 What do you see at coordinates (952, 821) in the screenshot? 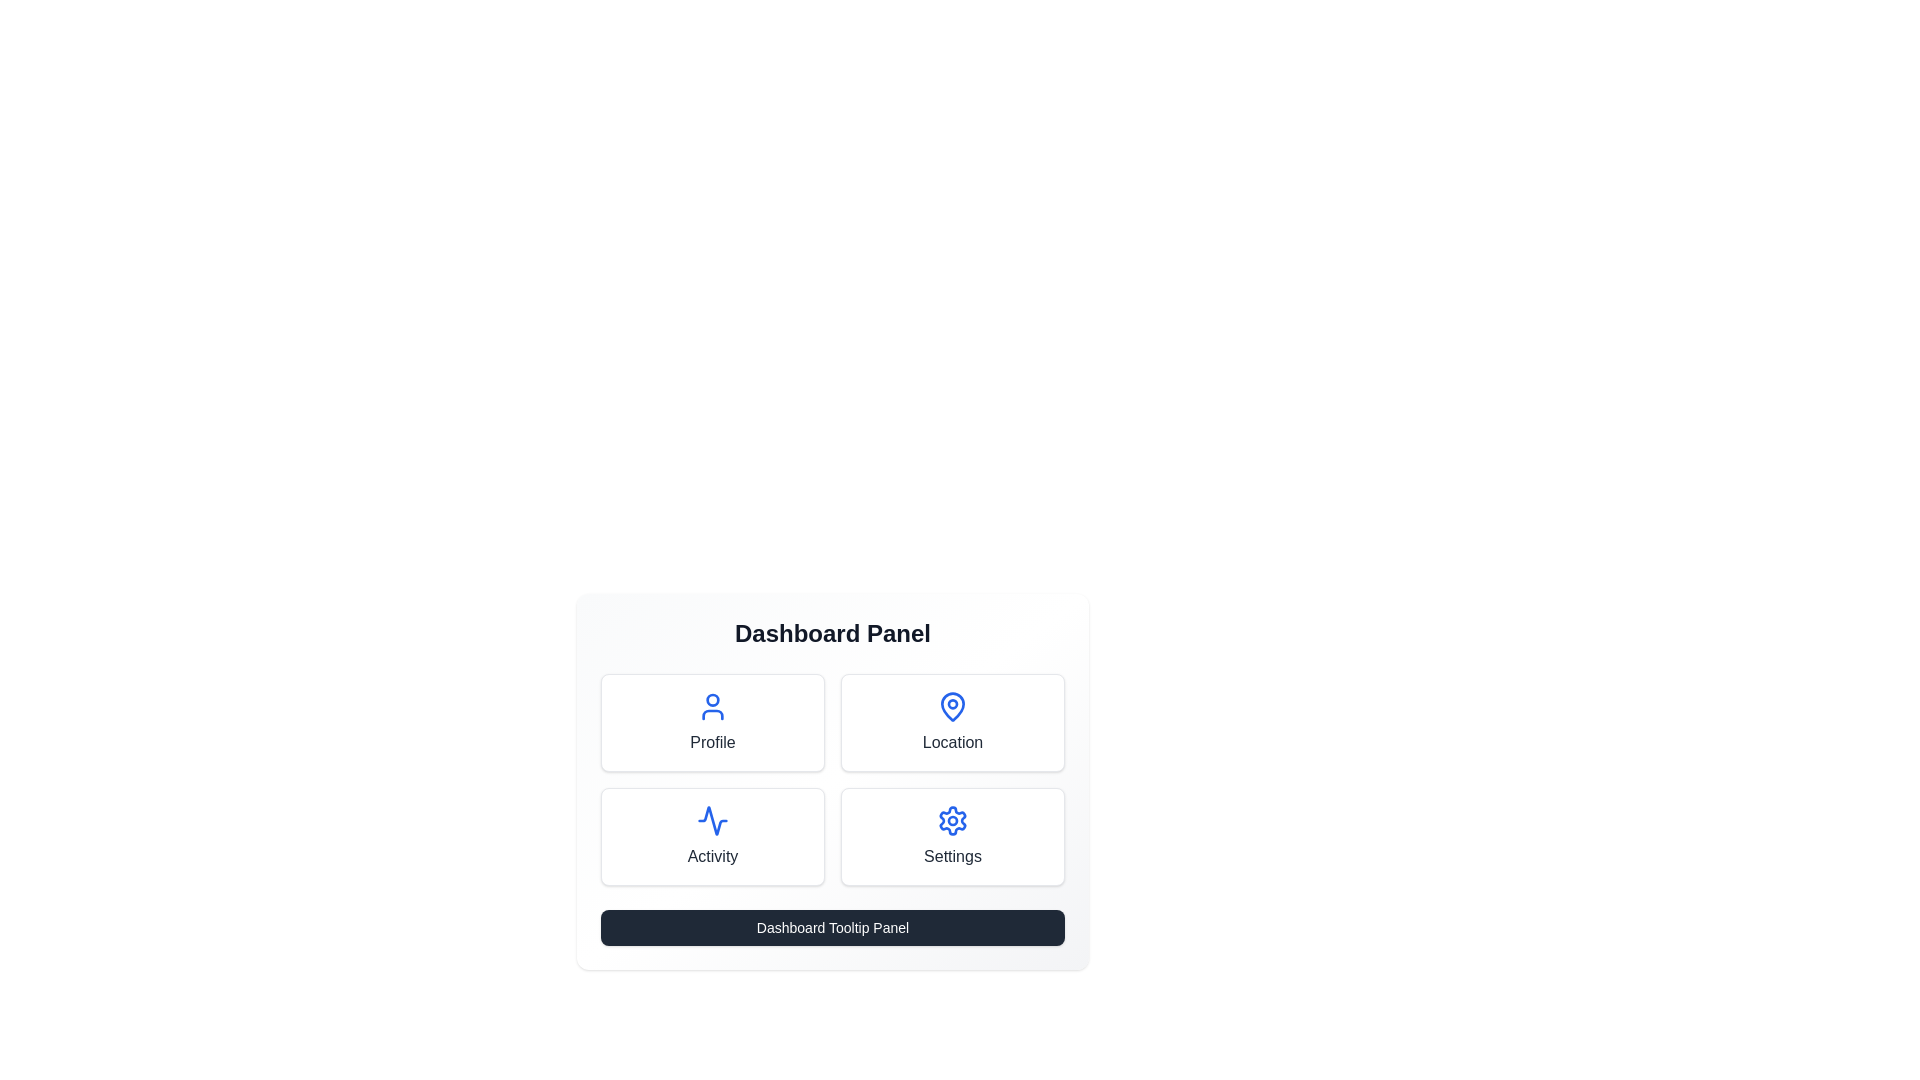
I see `the small blue gear icon representing settings, located at the top center of the 'Settings' card` at bounding box center [952, 821].